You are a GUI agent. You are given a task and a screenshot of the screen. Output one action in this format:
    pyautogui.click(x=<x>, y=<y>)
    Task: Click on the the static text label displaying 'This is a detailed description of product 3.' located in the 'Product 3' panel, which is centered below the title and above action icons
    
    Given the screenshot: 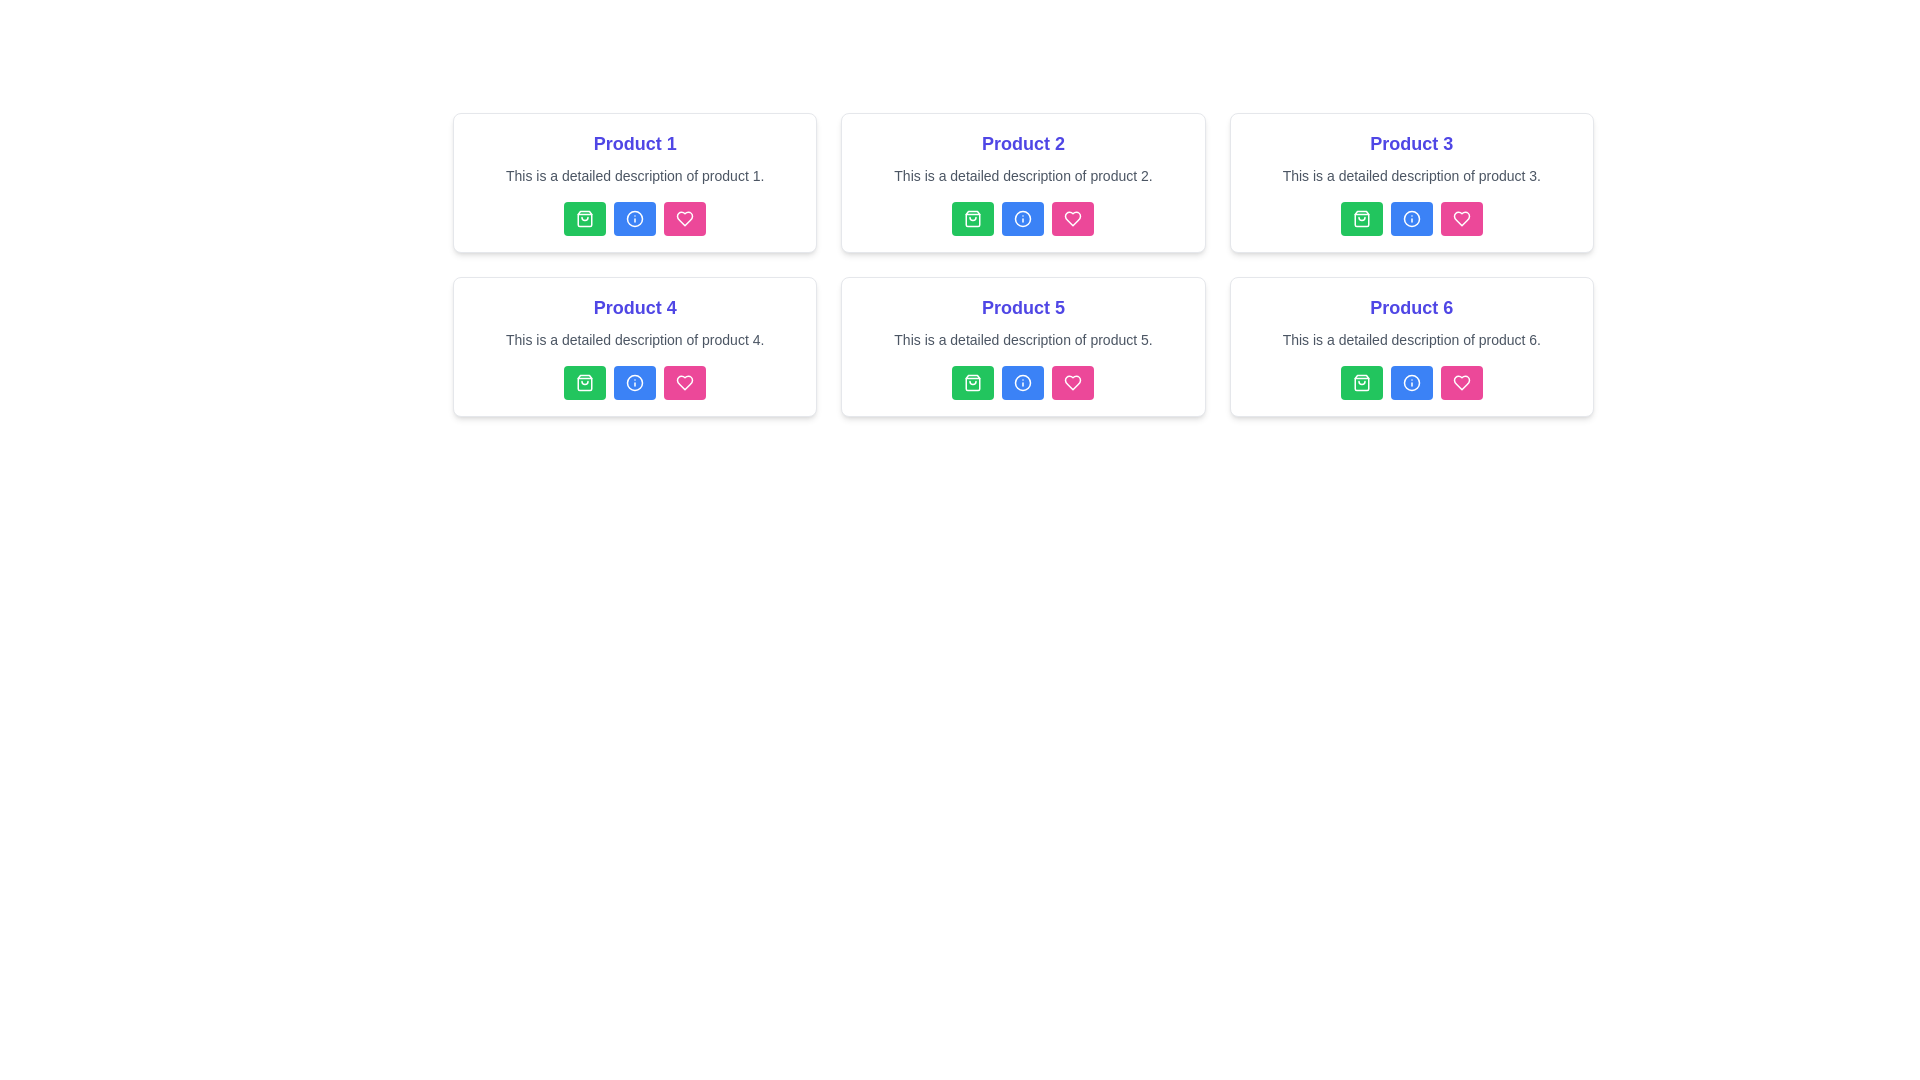 What is the action you would take?
    pyautogui.click(x=1410, y=175)
    